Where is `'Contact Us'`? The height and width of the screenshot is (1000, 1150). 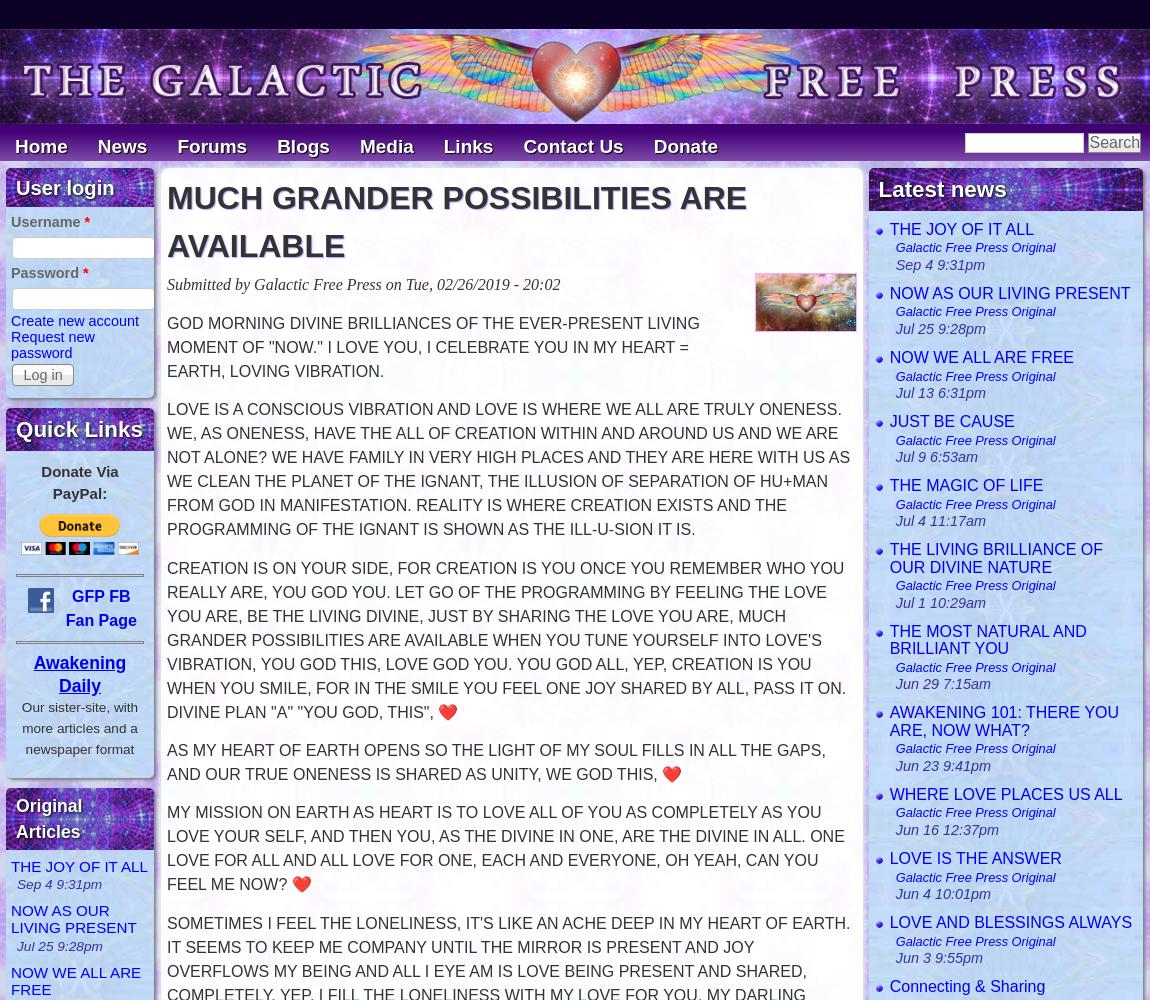 'Contact Us' is located at coordinates (573, 146).